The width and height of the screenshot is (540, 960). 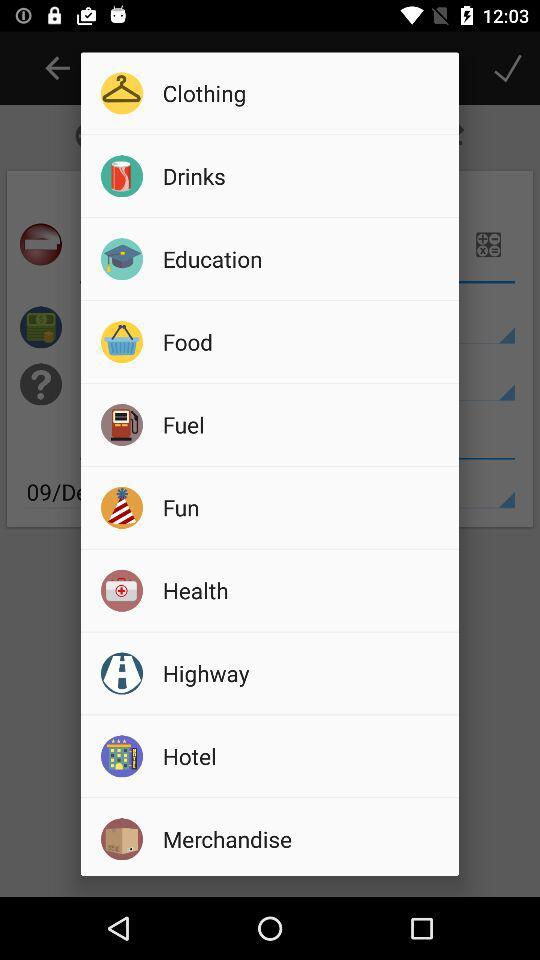 I want to click on icon above the drinks icon, so click(x=303, y=93).